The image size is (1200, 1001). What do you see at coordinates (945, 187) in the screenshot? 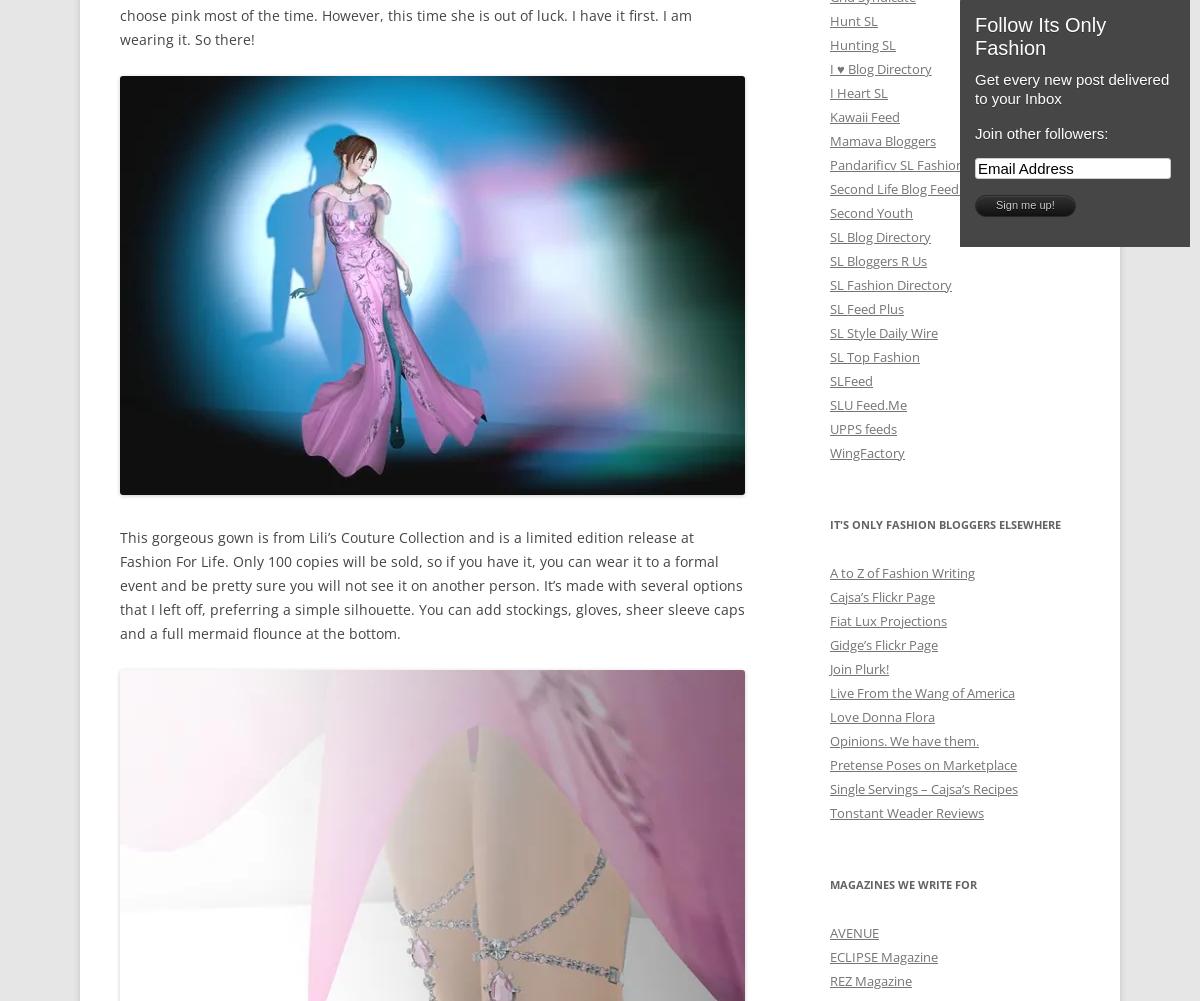
I see `'Second Life Blog Feed Portal (Japanese)'` at bounding box center [945, 187].